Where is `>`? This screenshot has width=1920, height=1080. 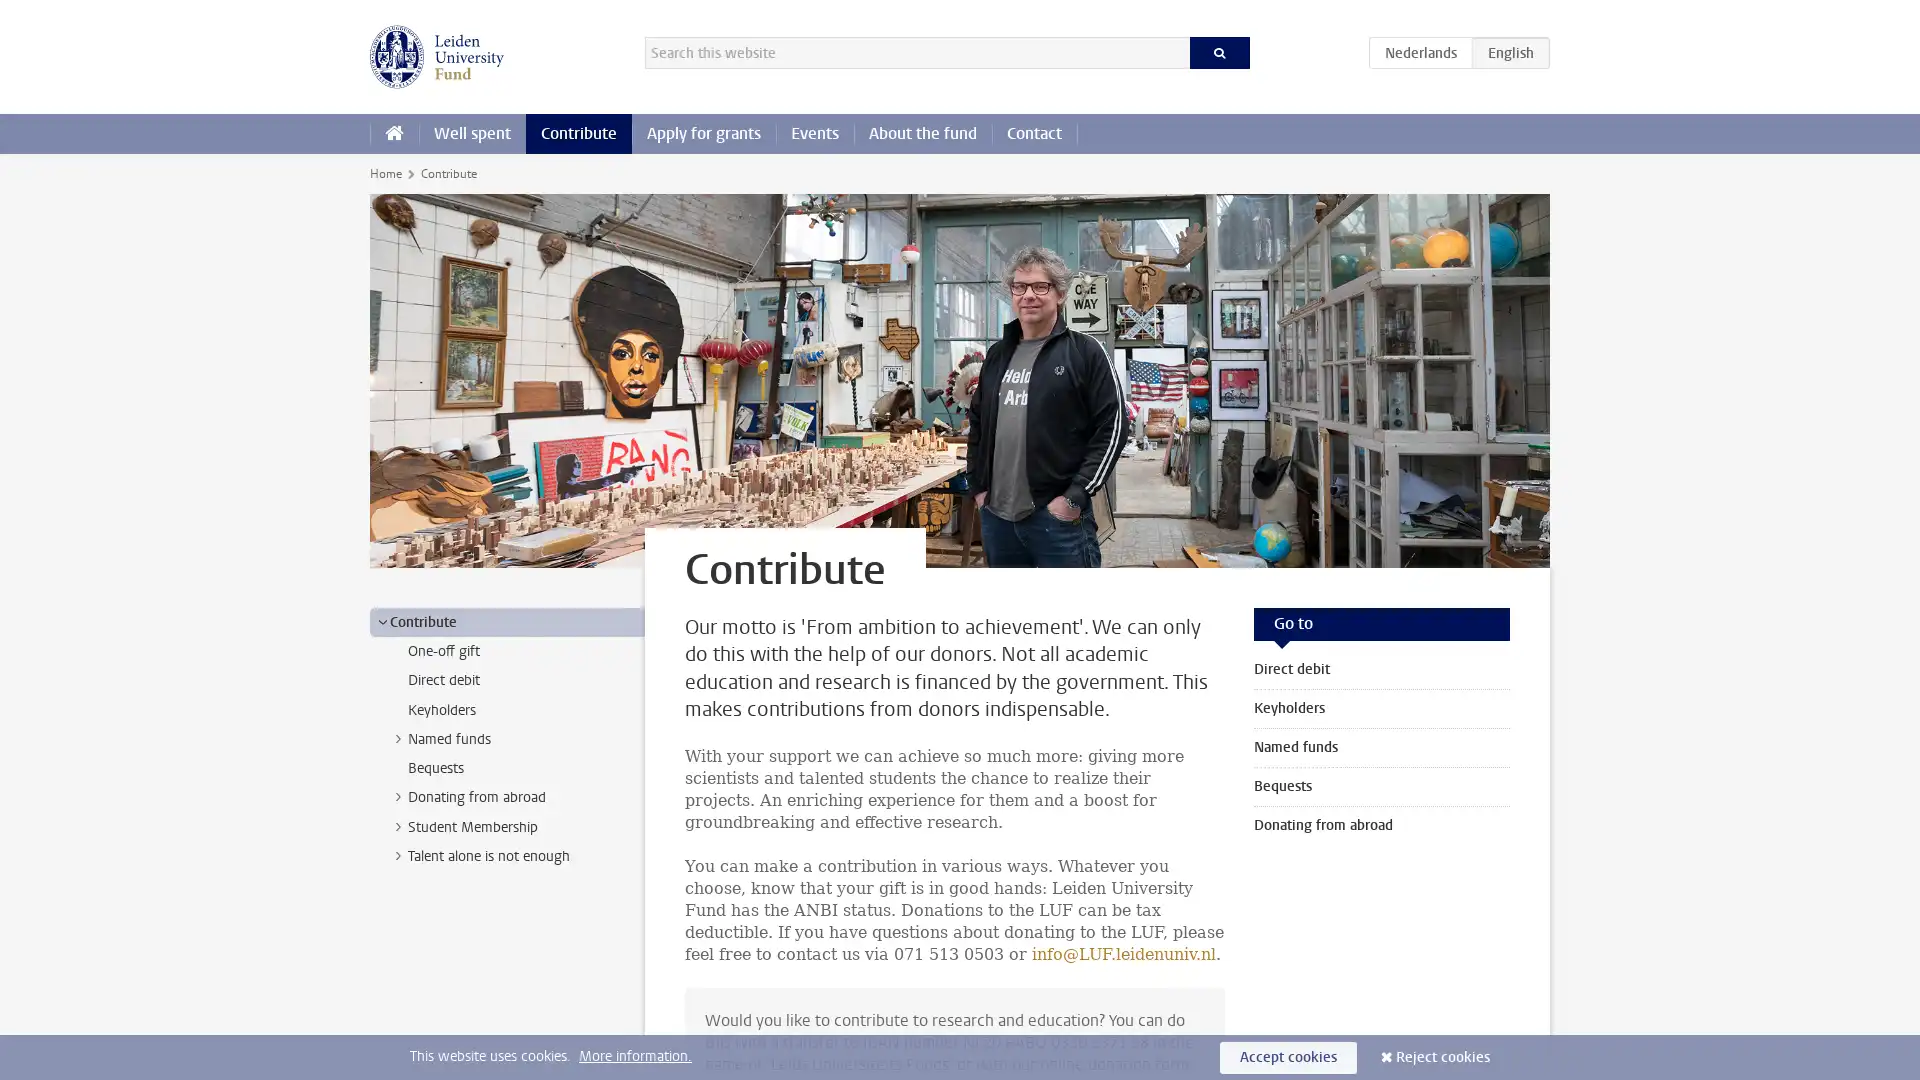
> is located at coordinates (398, 796).